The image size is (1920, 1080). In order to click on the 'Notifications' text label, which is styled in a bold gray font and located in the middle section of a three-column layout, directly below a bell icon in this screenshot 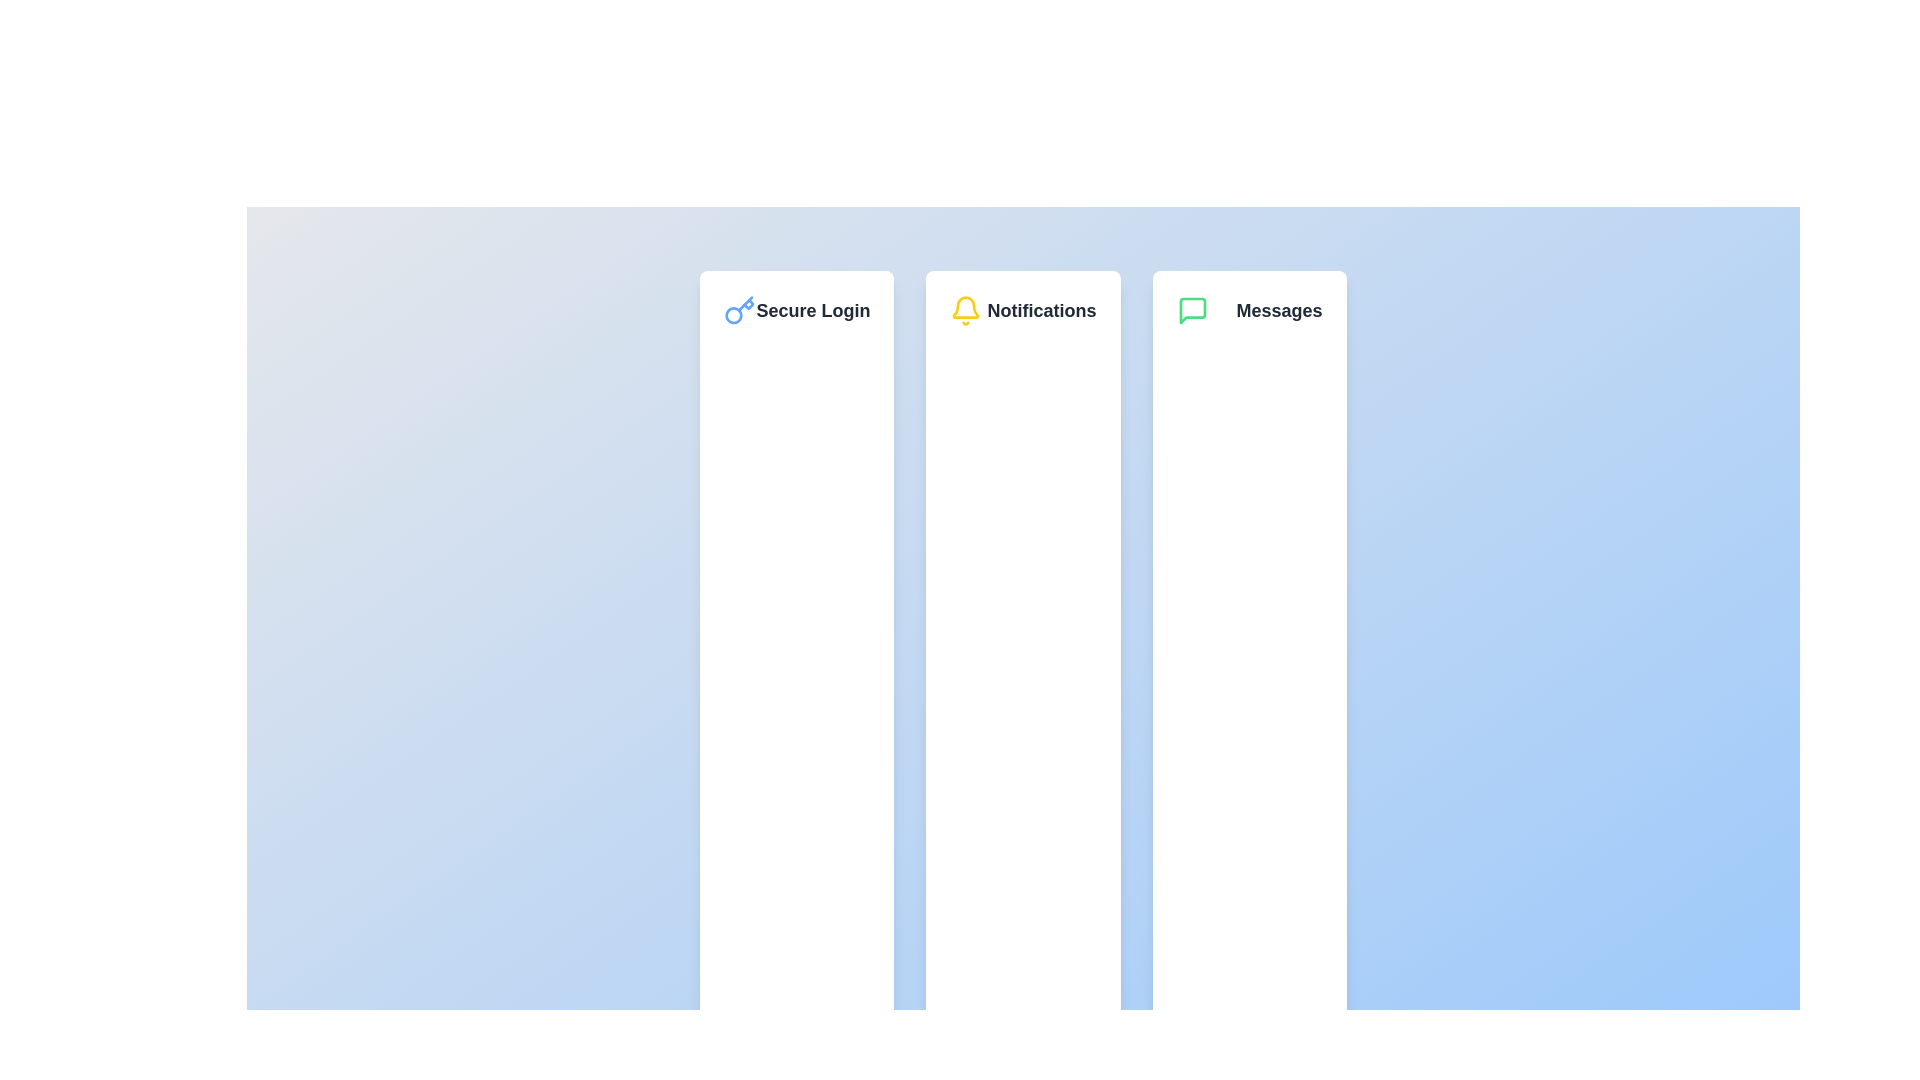, I will do `click(1040, 311)`.